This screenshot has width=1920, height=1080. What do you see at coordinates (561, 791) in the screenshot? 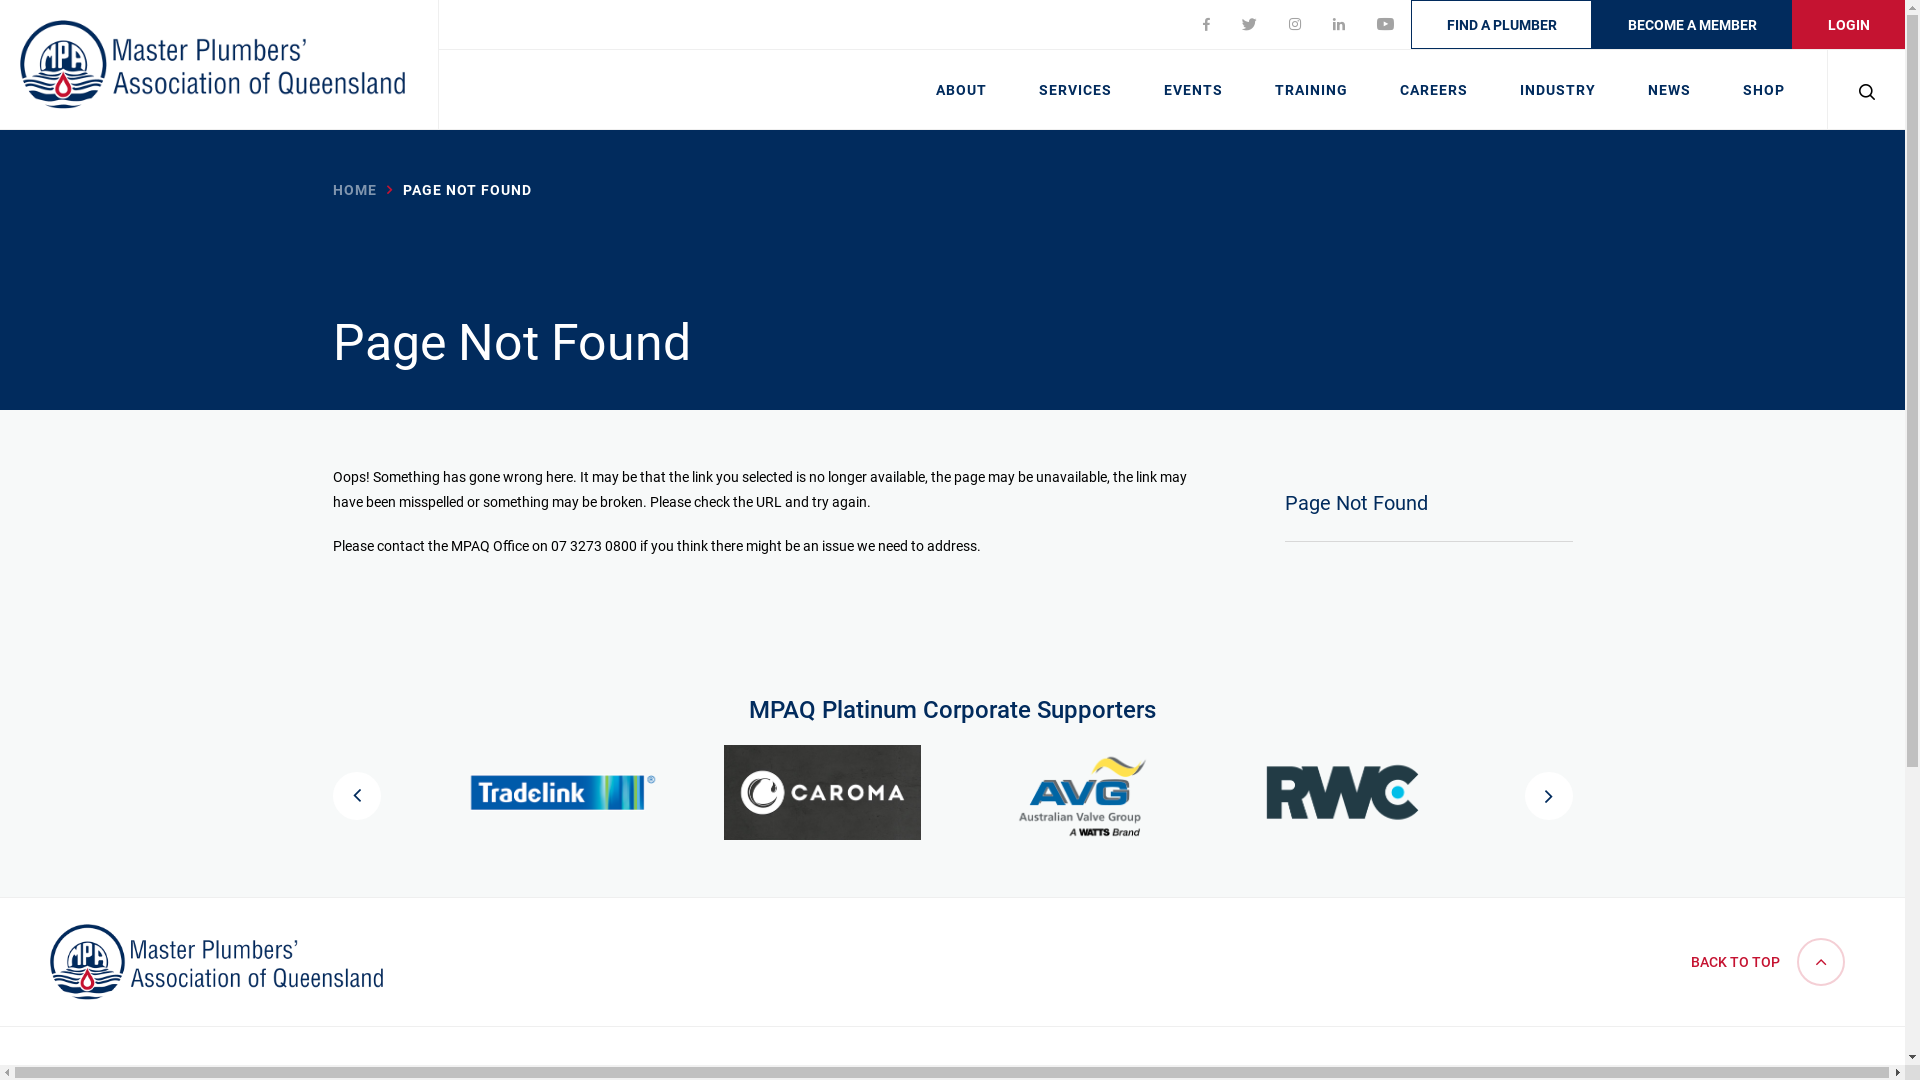
I see `'Tradelink - Platinum Corporate Supporter'` at bounding box center [561, 791].